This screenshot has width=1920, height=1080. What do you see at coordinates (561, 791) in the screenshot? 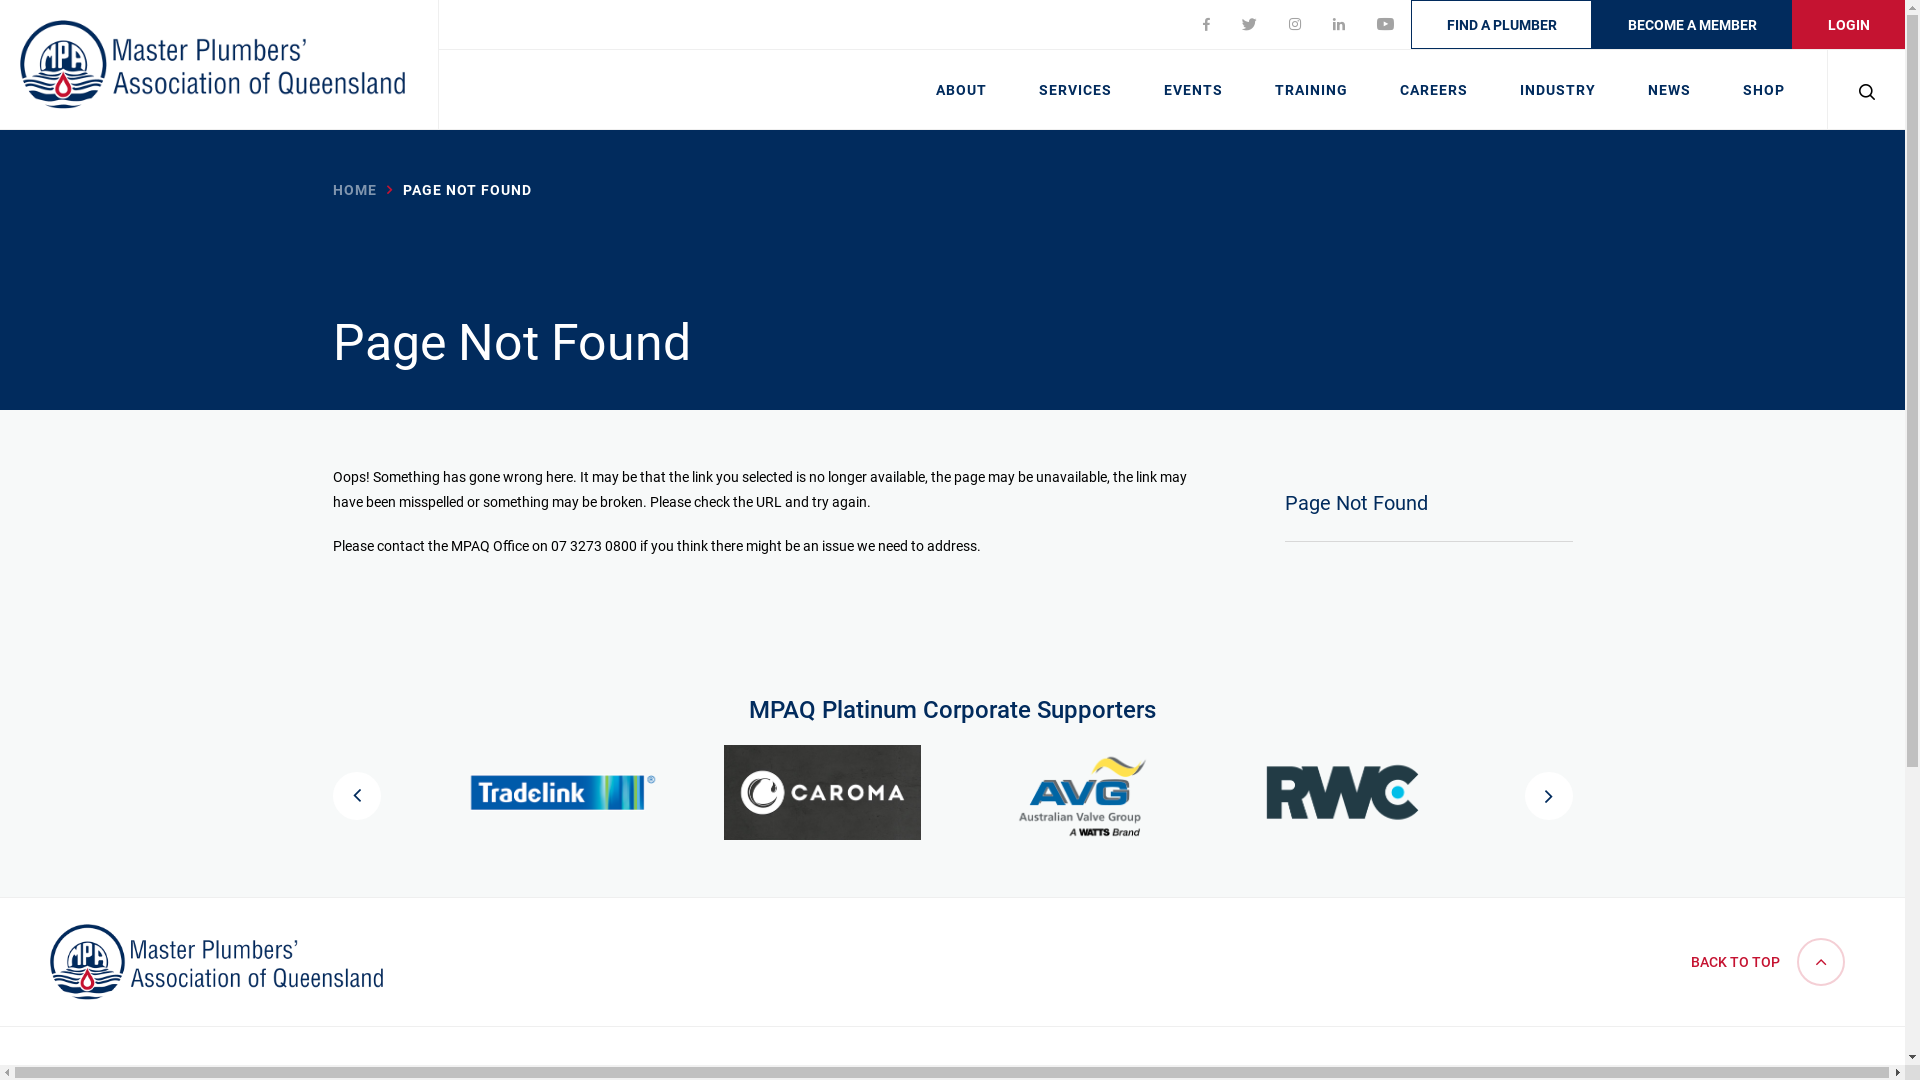
I see `'Tradelink - Platinum Corporate Supporter'` at bounding box center [561, 791].